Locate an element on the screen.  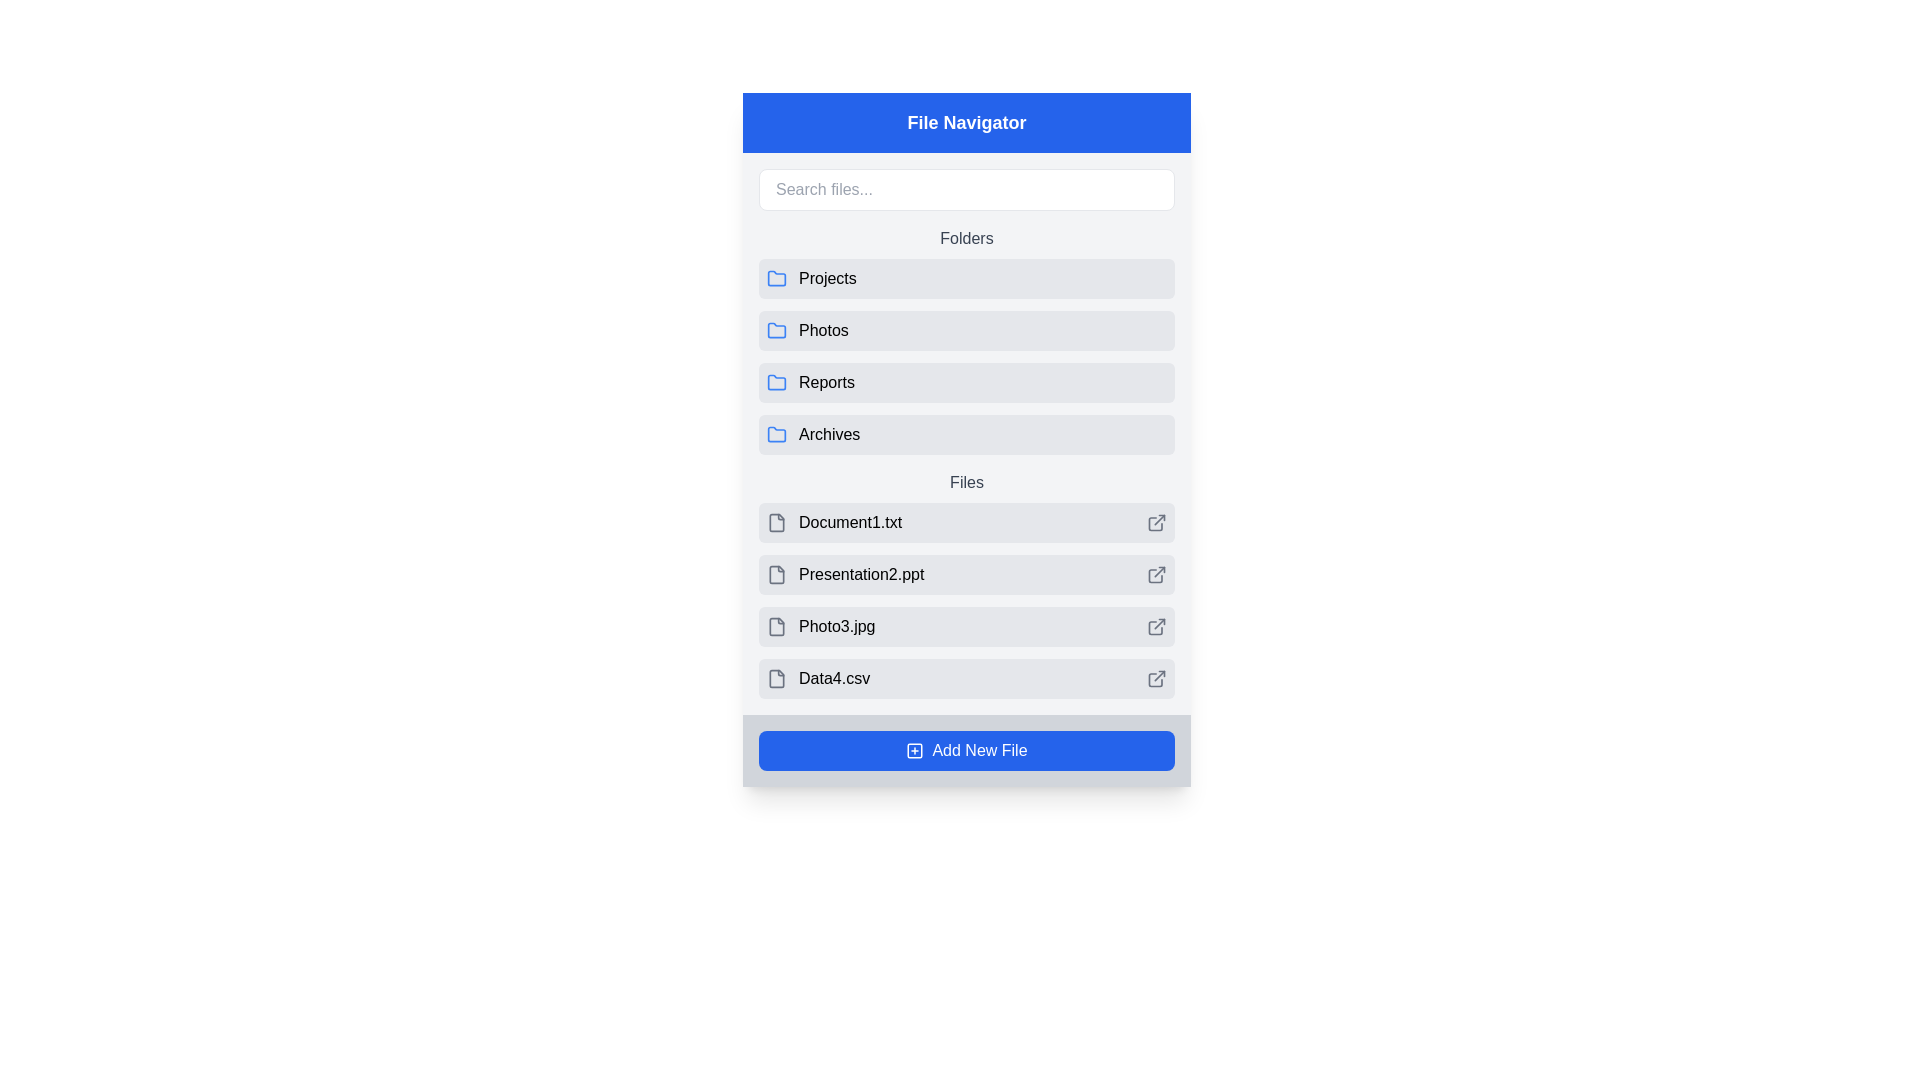
the list item displaying the file name 'Photo3.jpg' is located at coordinates (966, 600).